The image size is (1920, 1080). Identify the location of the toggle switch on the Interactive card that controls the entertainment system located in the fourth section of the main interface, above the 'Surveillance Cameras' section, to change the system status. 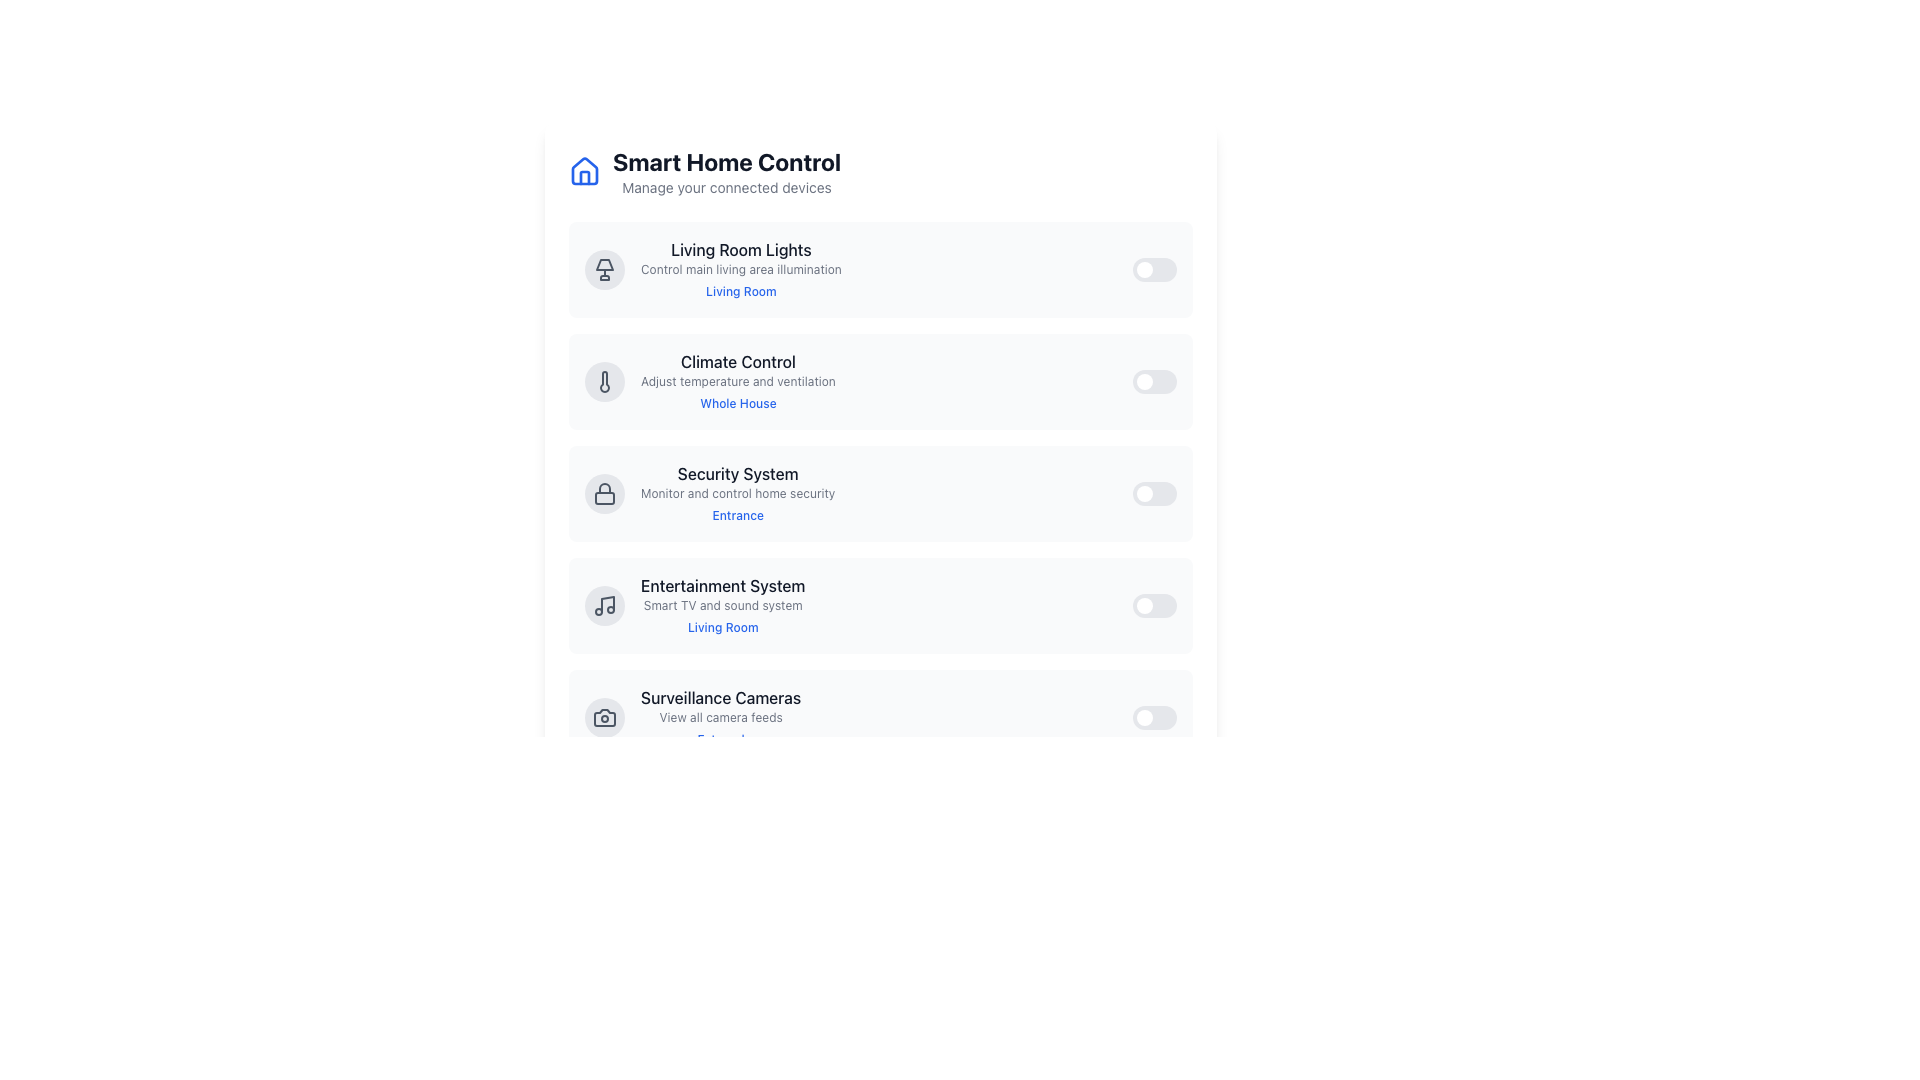
(880, 604).